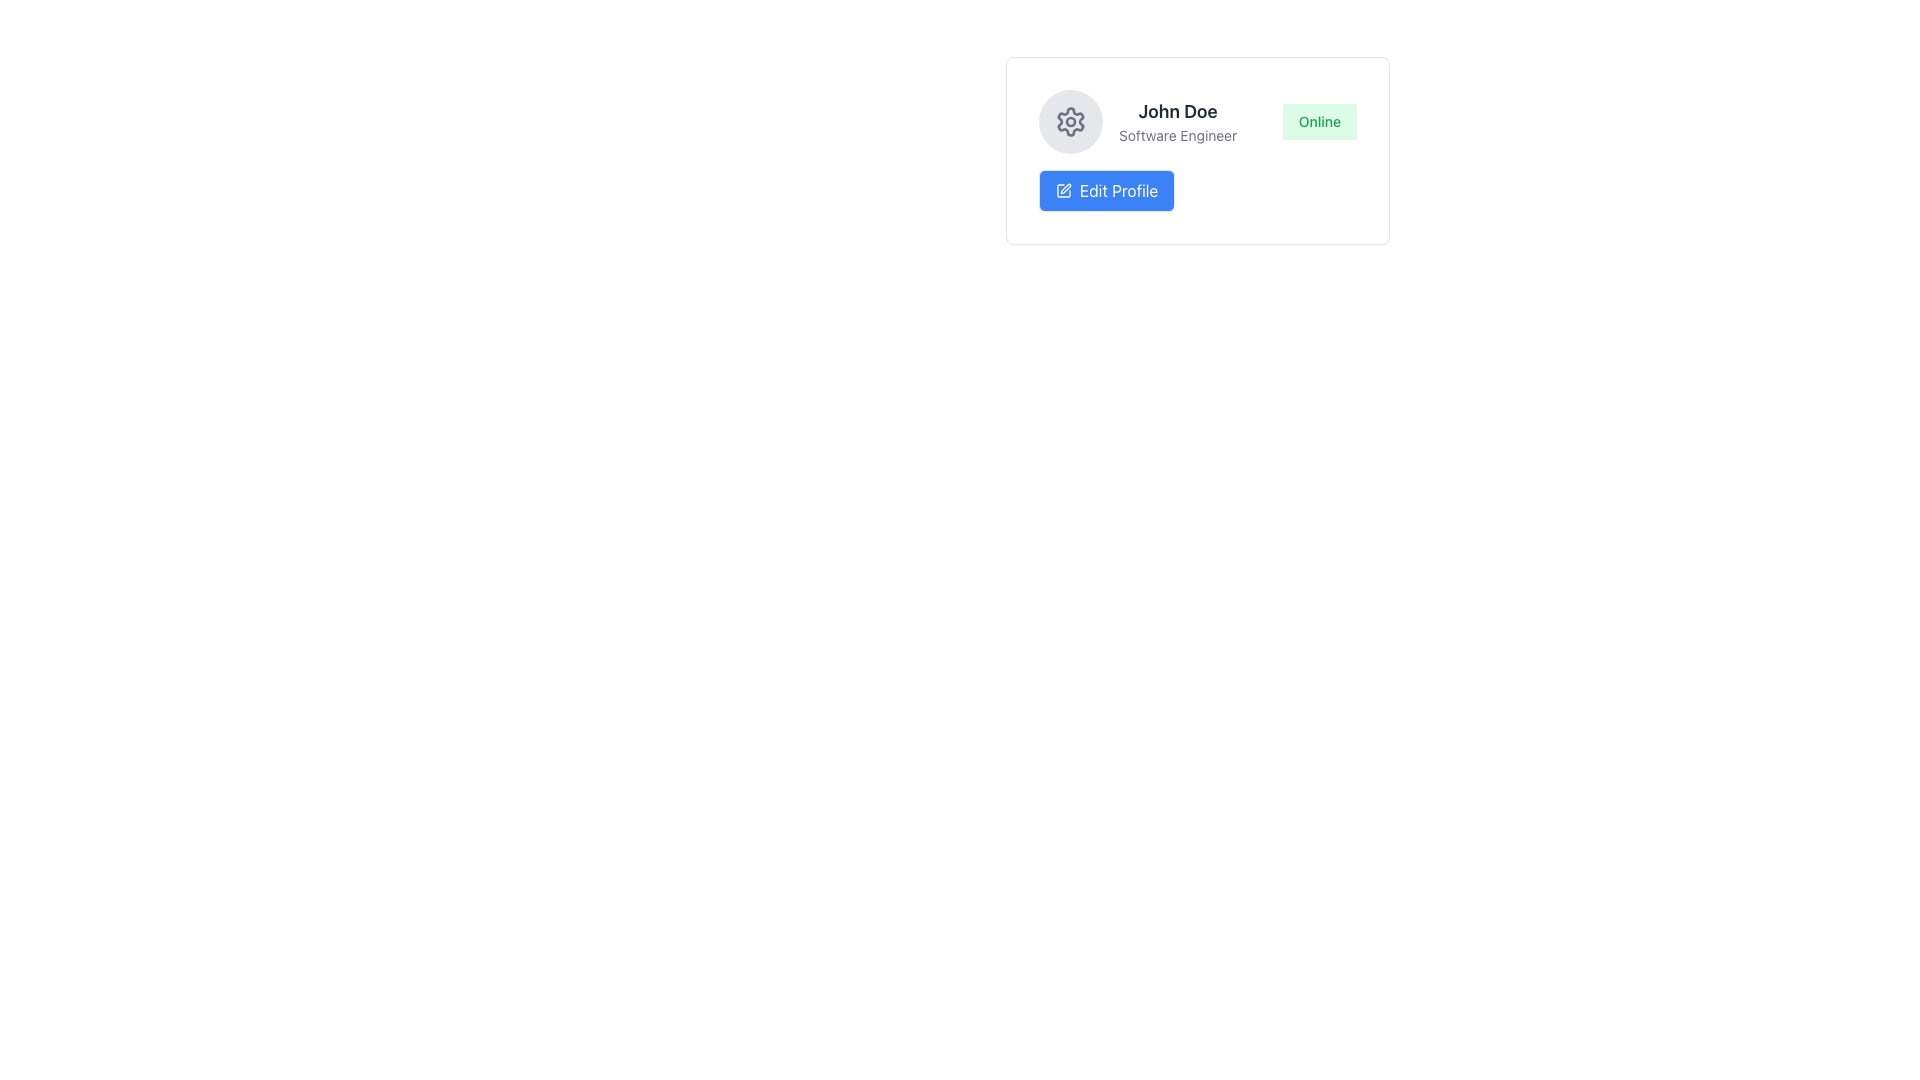  What do you see at coordinates (1177, 122) in the screenshot?
I see `the text display element showing 'John Doe' in bold style, located in the top-right region of the interface card, if it is interactive` at bounding box center [1177, 122].